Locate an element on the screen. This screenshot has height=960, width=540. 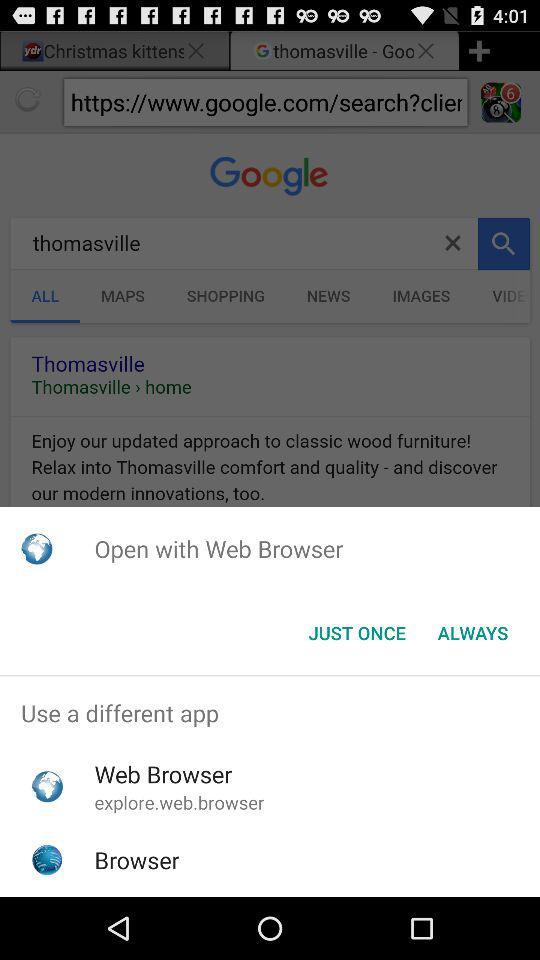
the explore.web.browser icon is located at coordinates (179, 802).